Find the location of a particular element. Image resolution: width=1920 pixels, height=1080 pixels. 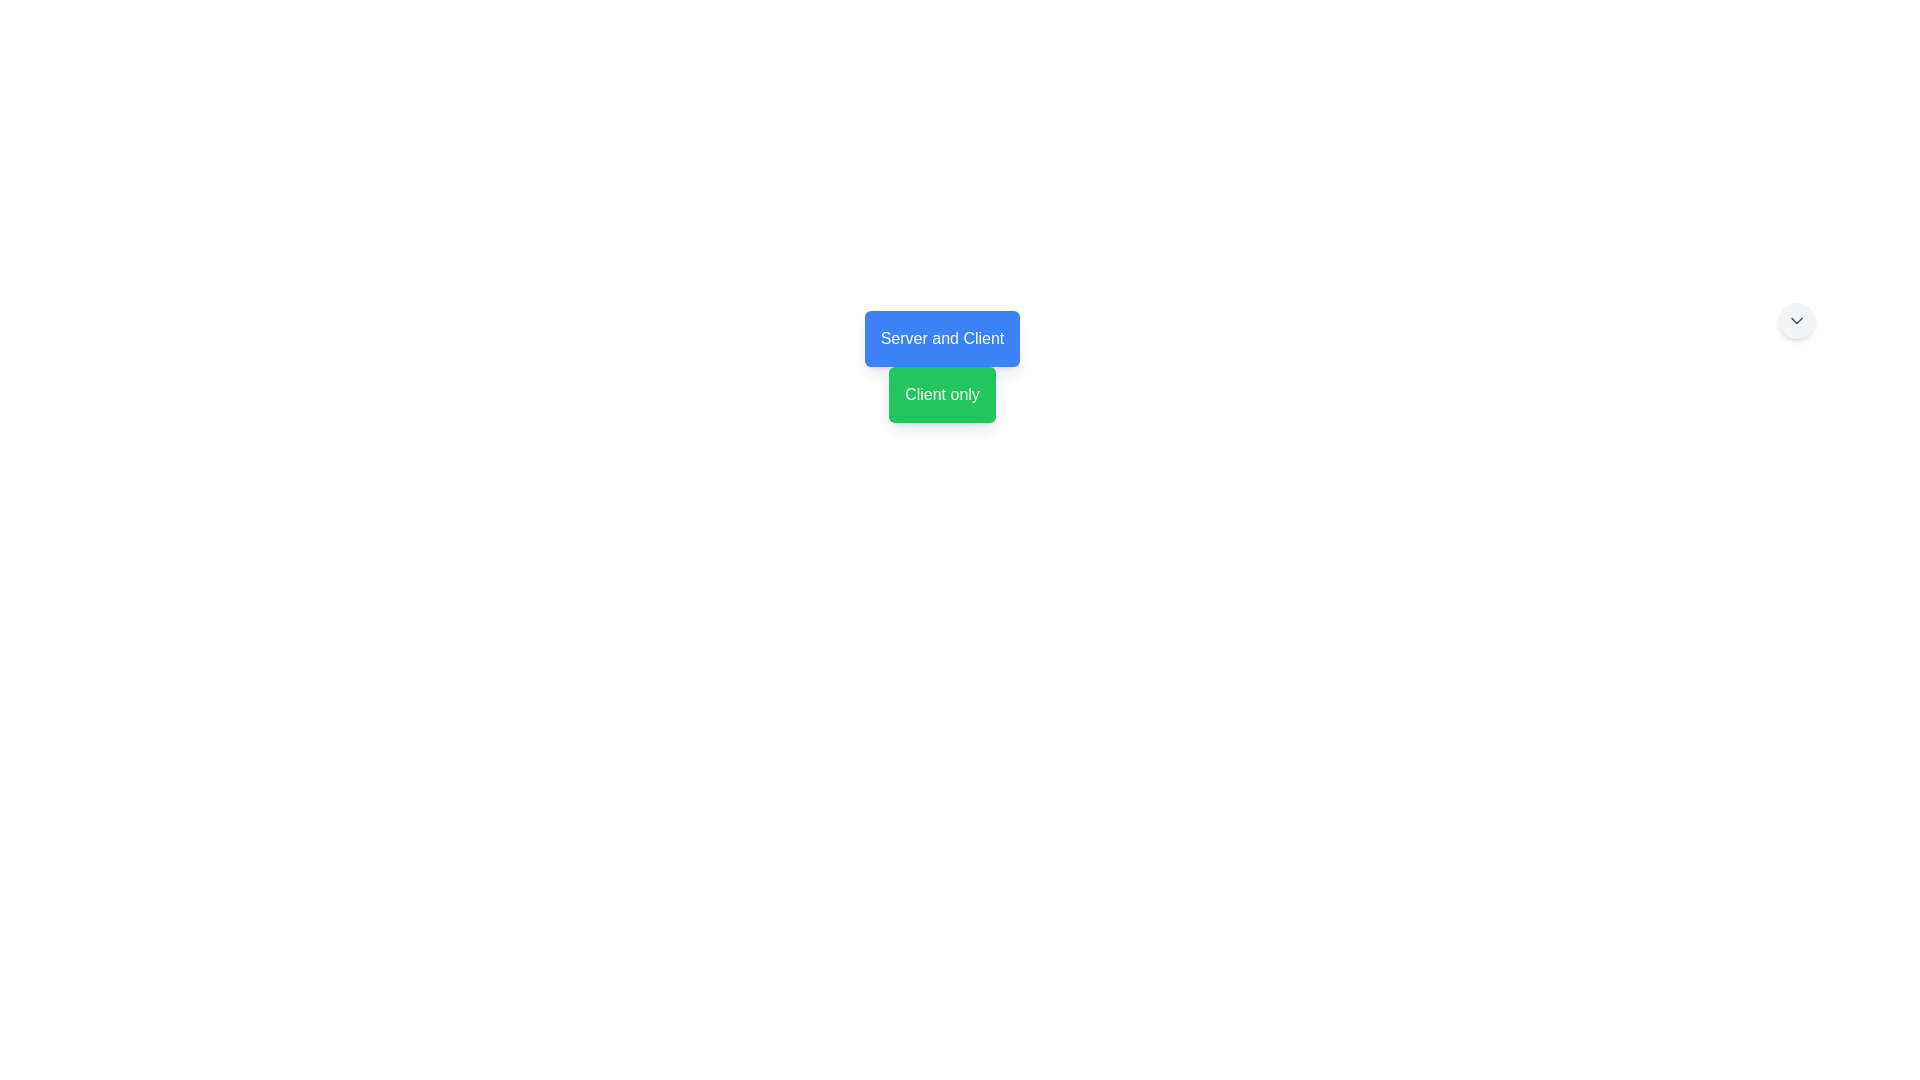

the informational label button with the text 'Server and Client', which is a blue rectangular button with rounded corners located above the 'Client only' button is located at coordinates (941, 338).